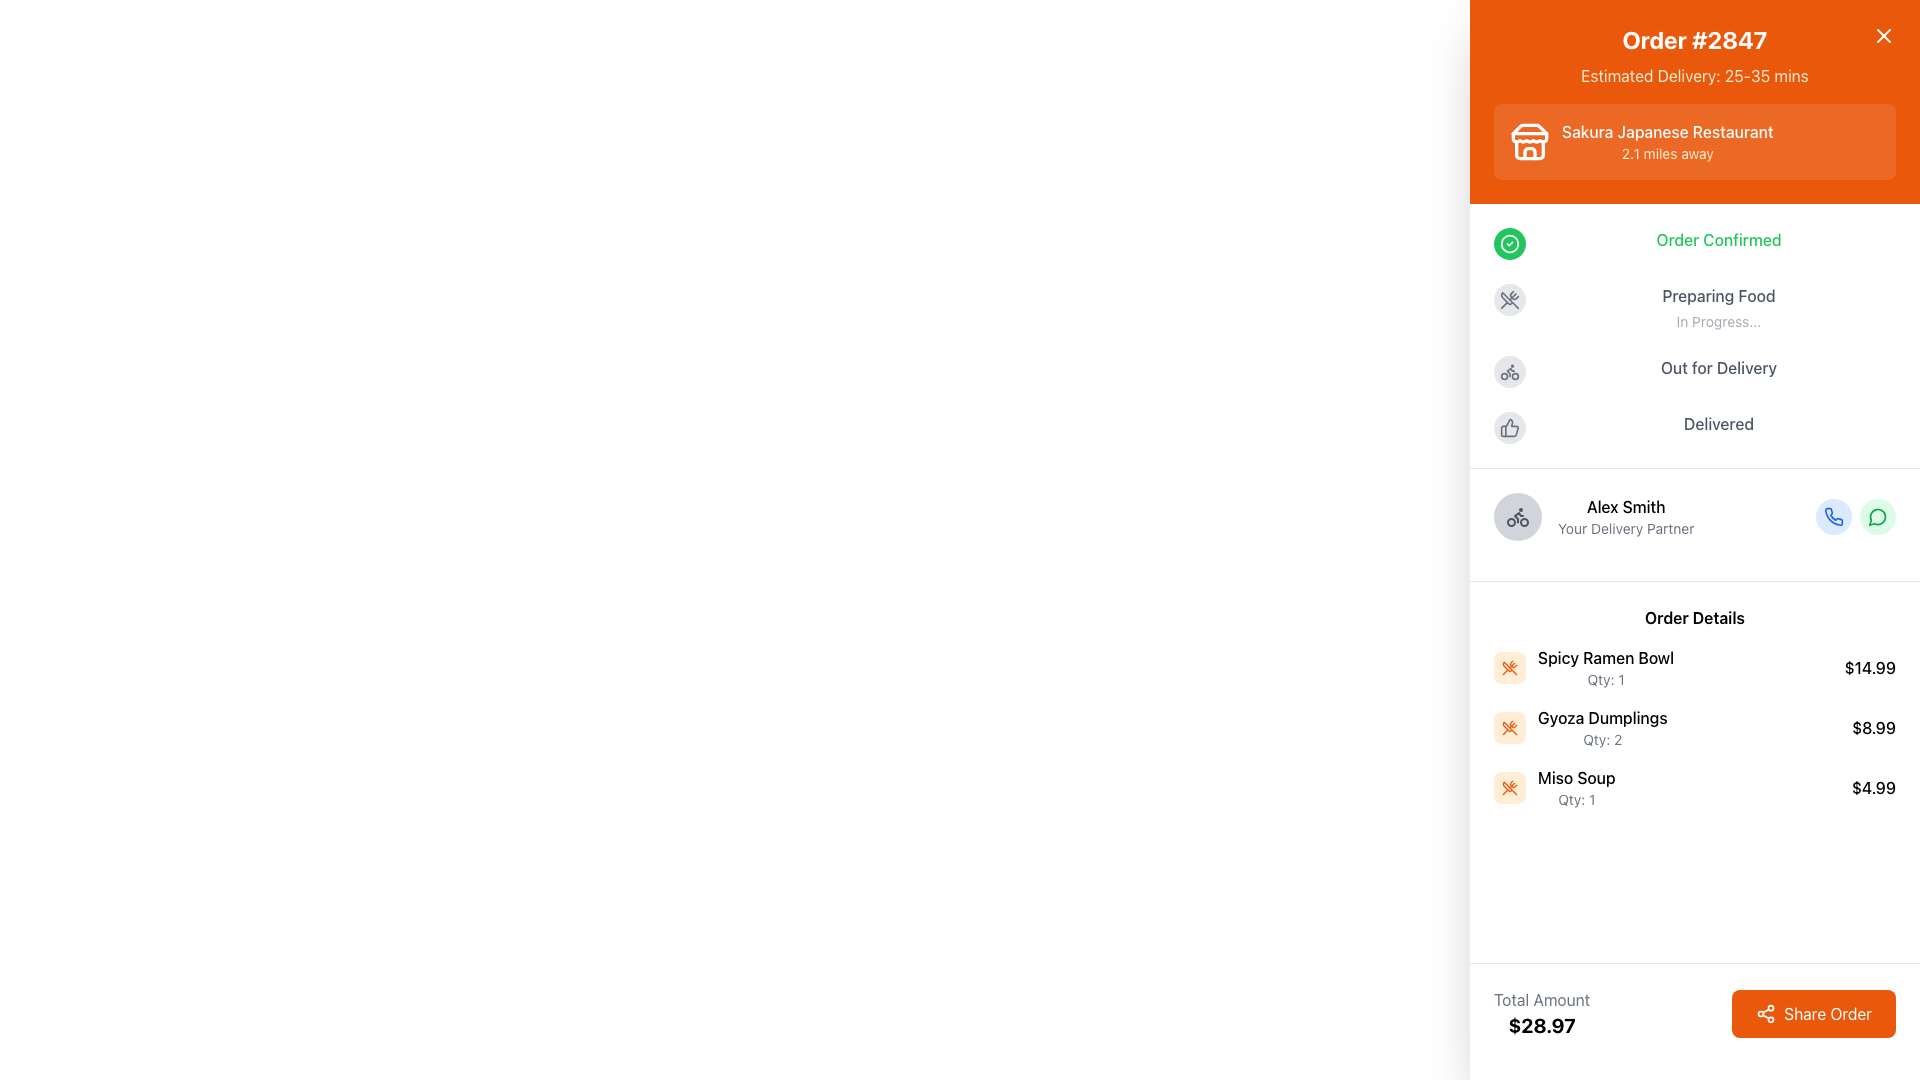 This screenshot has height=1080, width=1920. I want to click on the 'Order Details' text label, which features bold black text on a white background, serving as a title above the list of items in the order, so click(1693, 616).